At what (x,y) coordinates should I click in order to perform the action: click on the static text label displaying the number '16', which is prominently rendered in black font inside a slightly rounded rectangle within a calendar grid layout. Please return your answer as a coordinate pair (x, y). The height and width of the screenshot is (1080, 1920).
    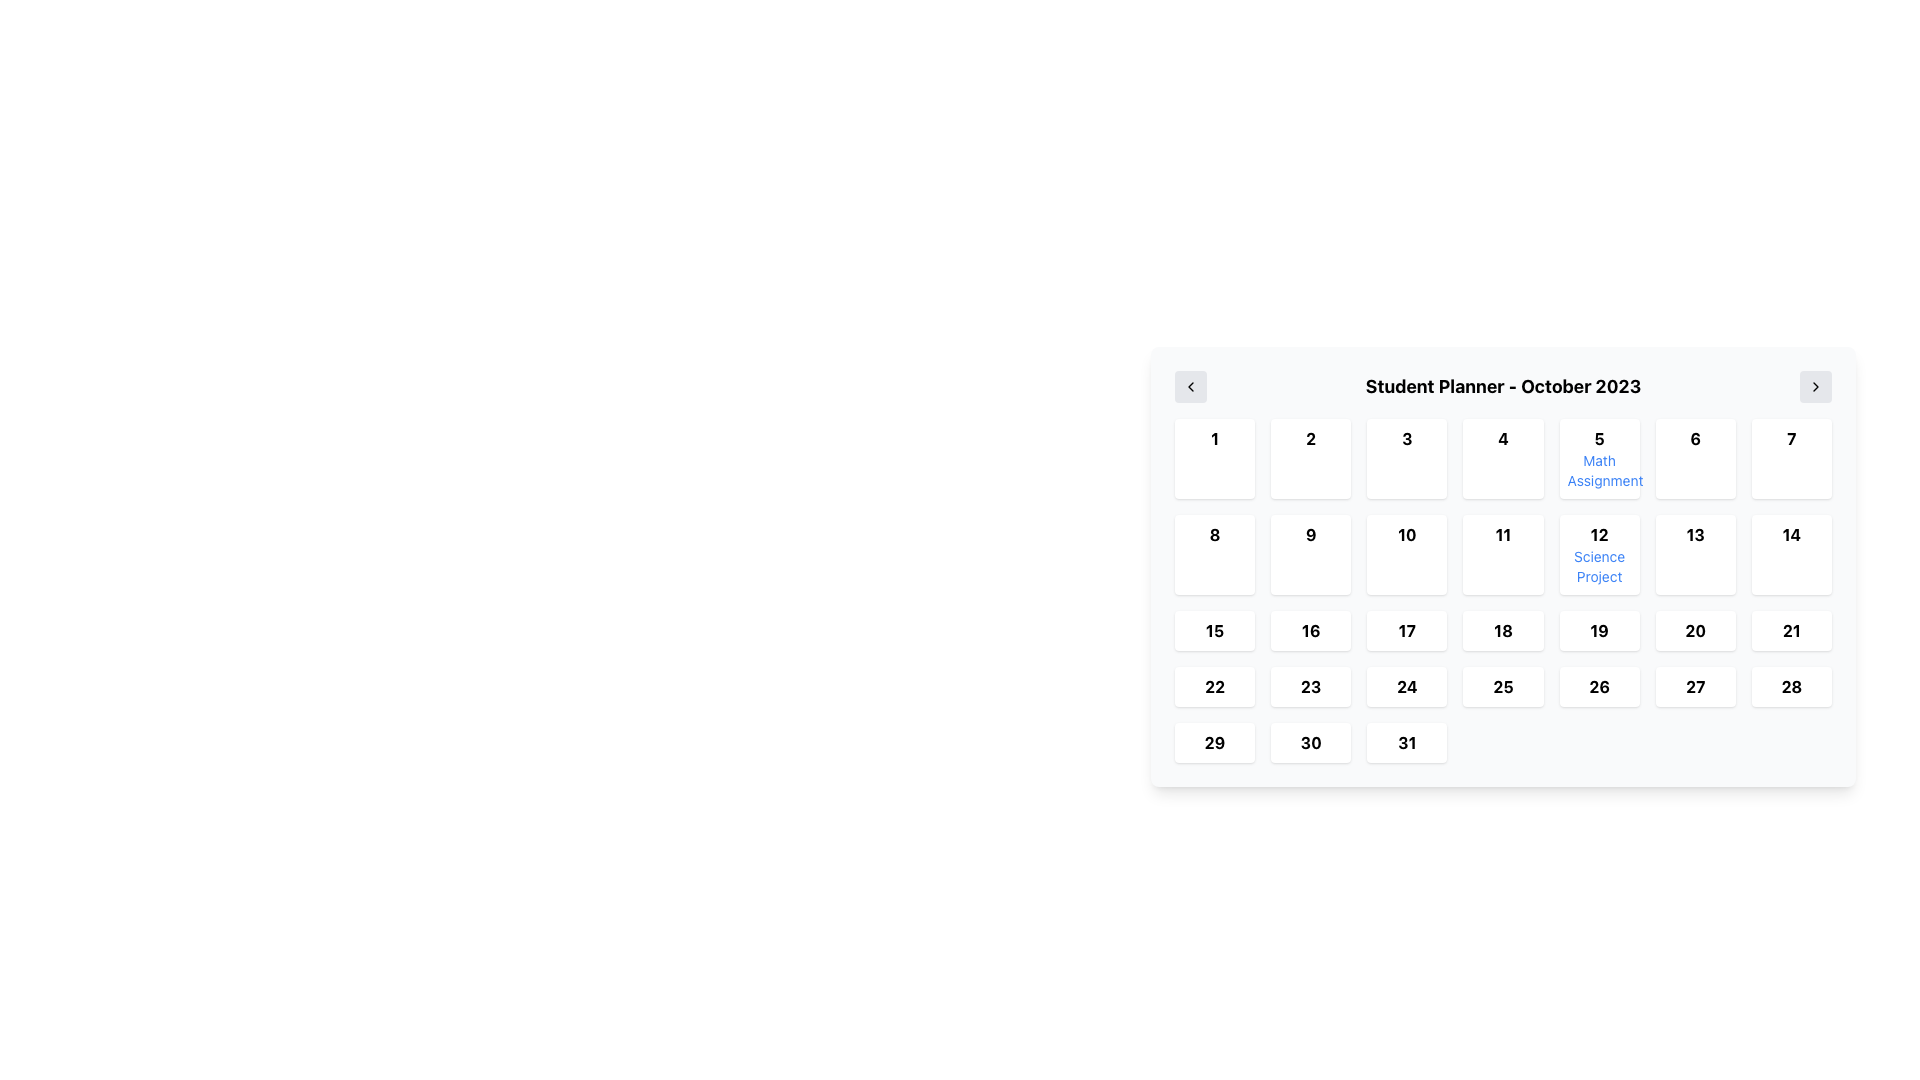
    Looking at the image, I should click on (1311, 631).